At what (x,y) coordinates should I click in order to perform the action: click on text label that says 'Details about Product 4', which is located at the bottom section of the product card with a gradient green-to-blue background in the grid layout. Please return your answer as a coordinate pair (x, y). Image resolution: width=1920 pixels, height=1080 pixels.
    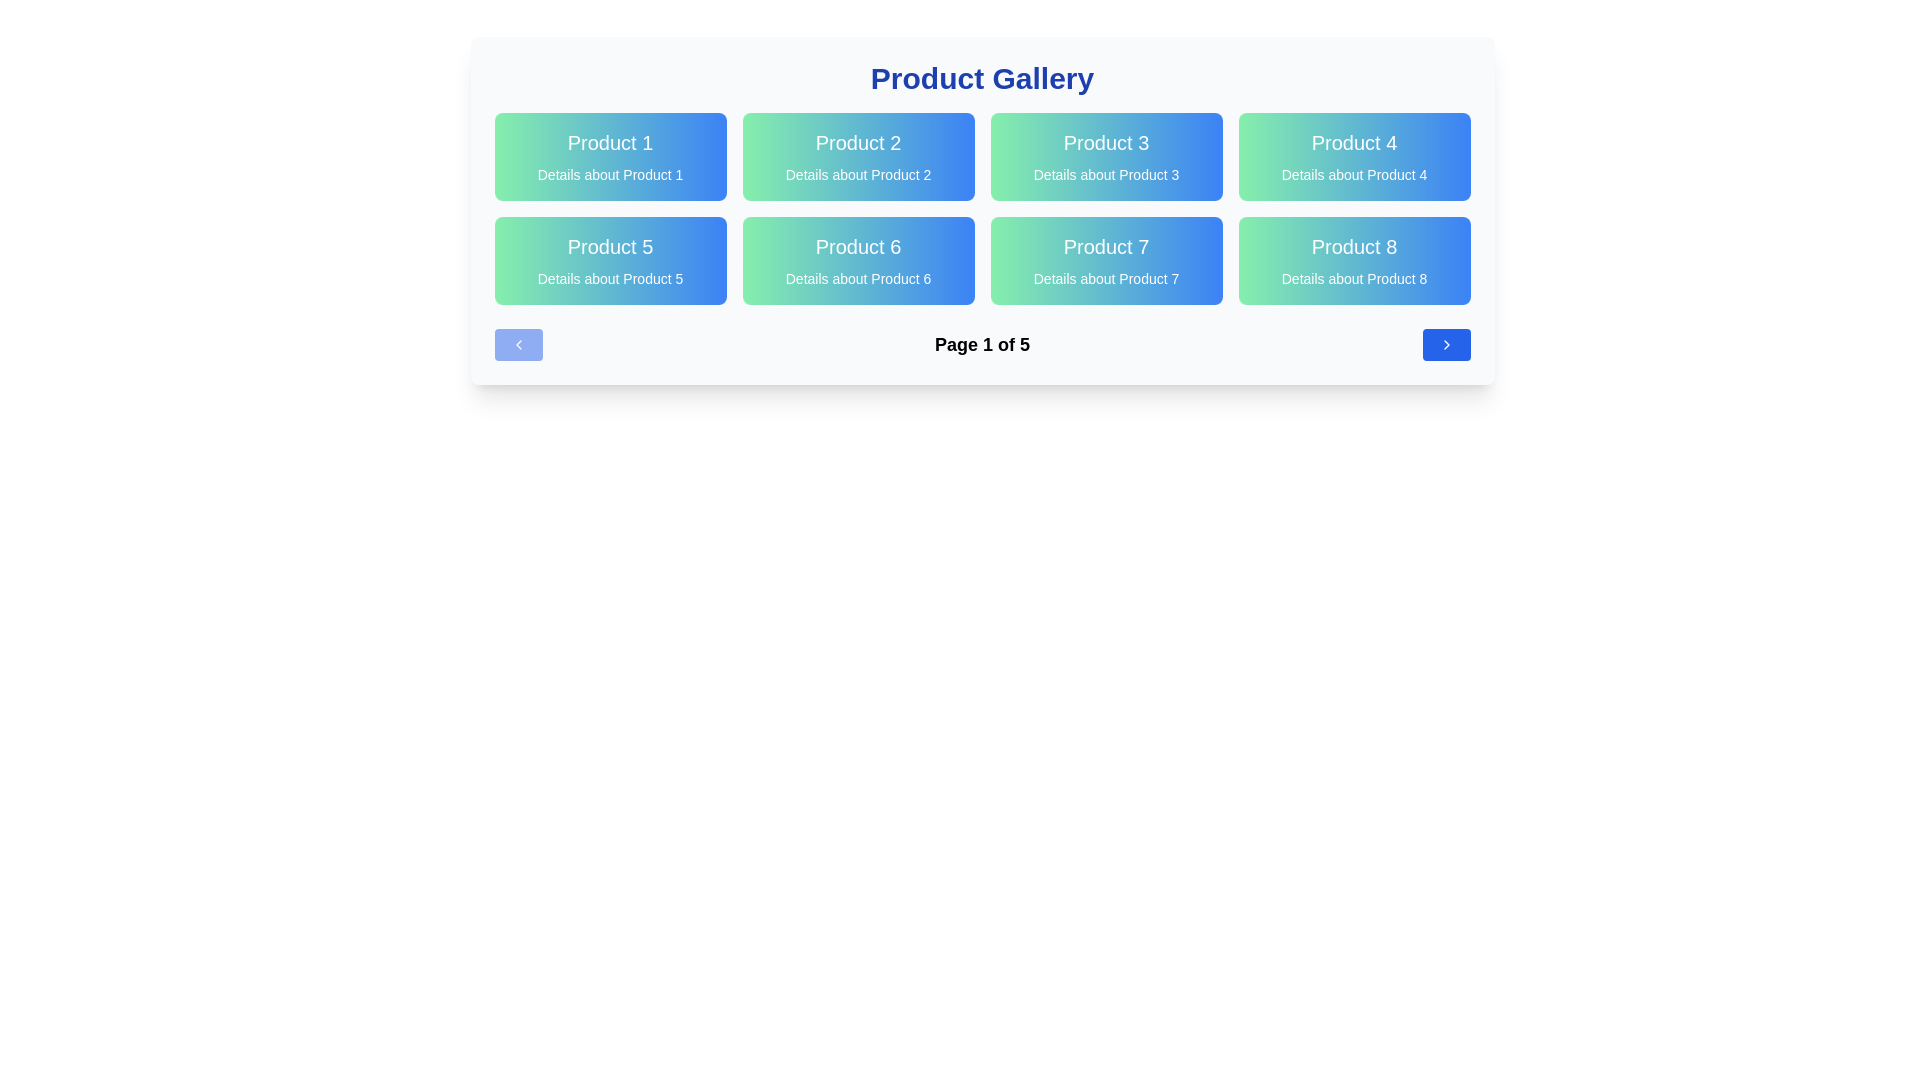
    Looking at the image, I should click on (1354, 173).